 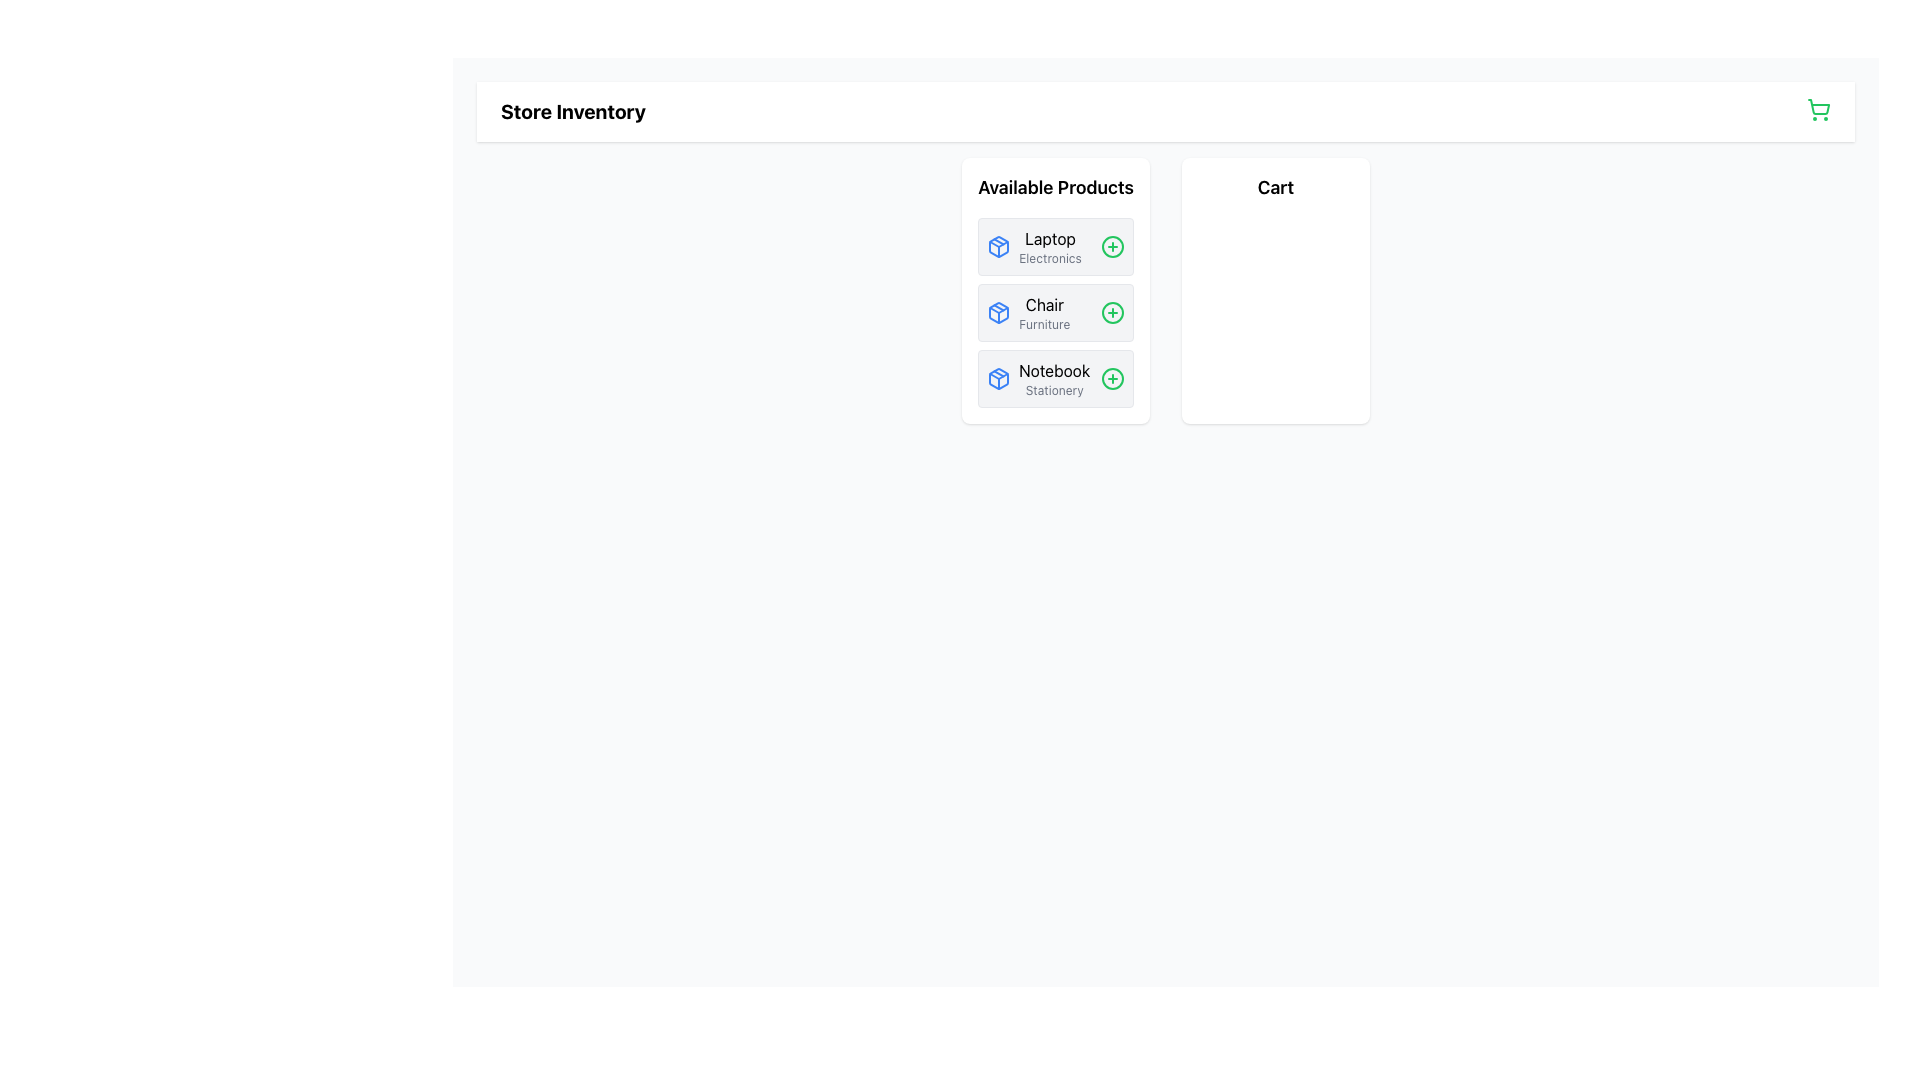 I want to click on the circular green outlined button with a plus sign, located to the far right of the 'Chair/Furniture' item row in the 'Available Products' section, so click(x=1112, y=312).